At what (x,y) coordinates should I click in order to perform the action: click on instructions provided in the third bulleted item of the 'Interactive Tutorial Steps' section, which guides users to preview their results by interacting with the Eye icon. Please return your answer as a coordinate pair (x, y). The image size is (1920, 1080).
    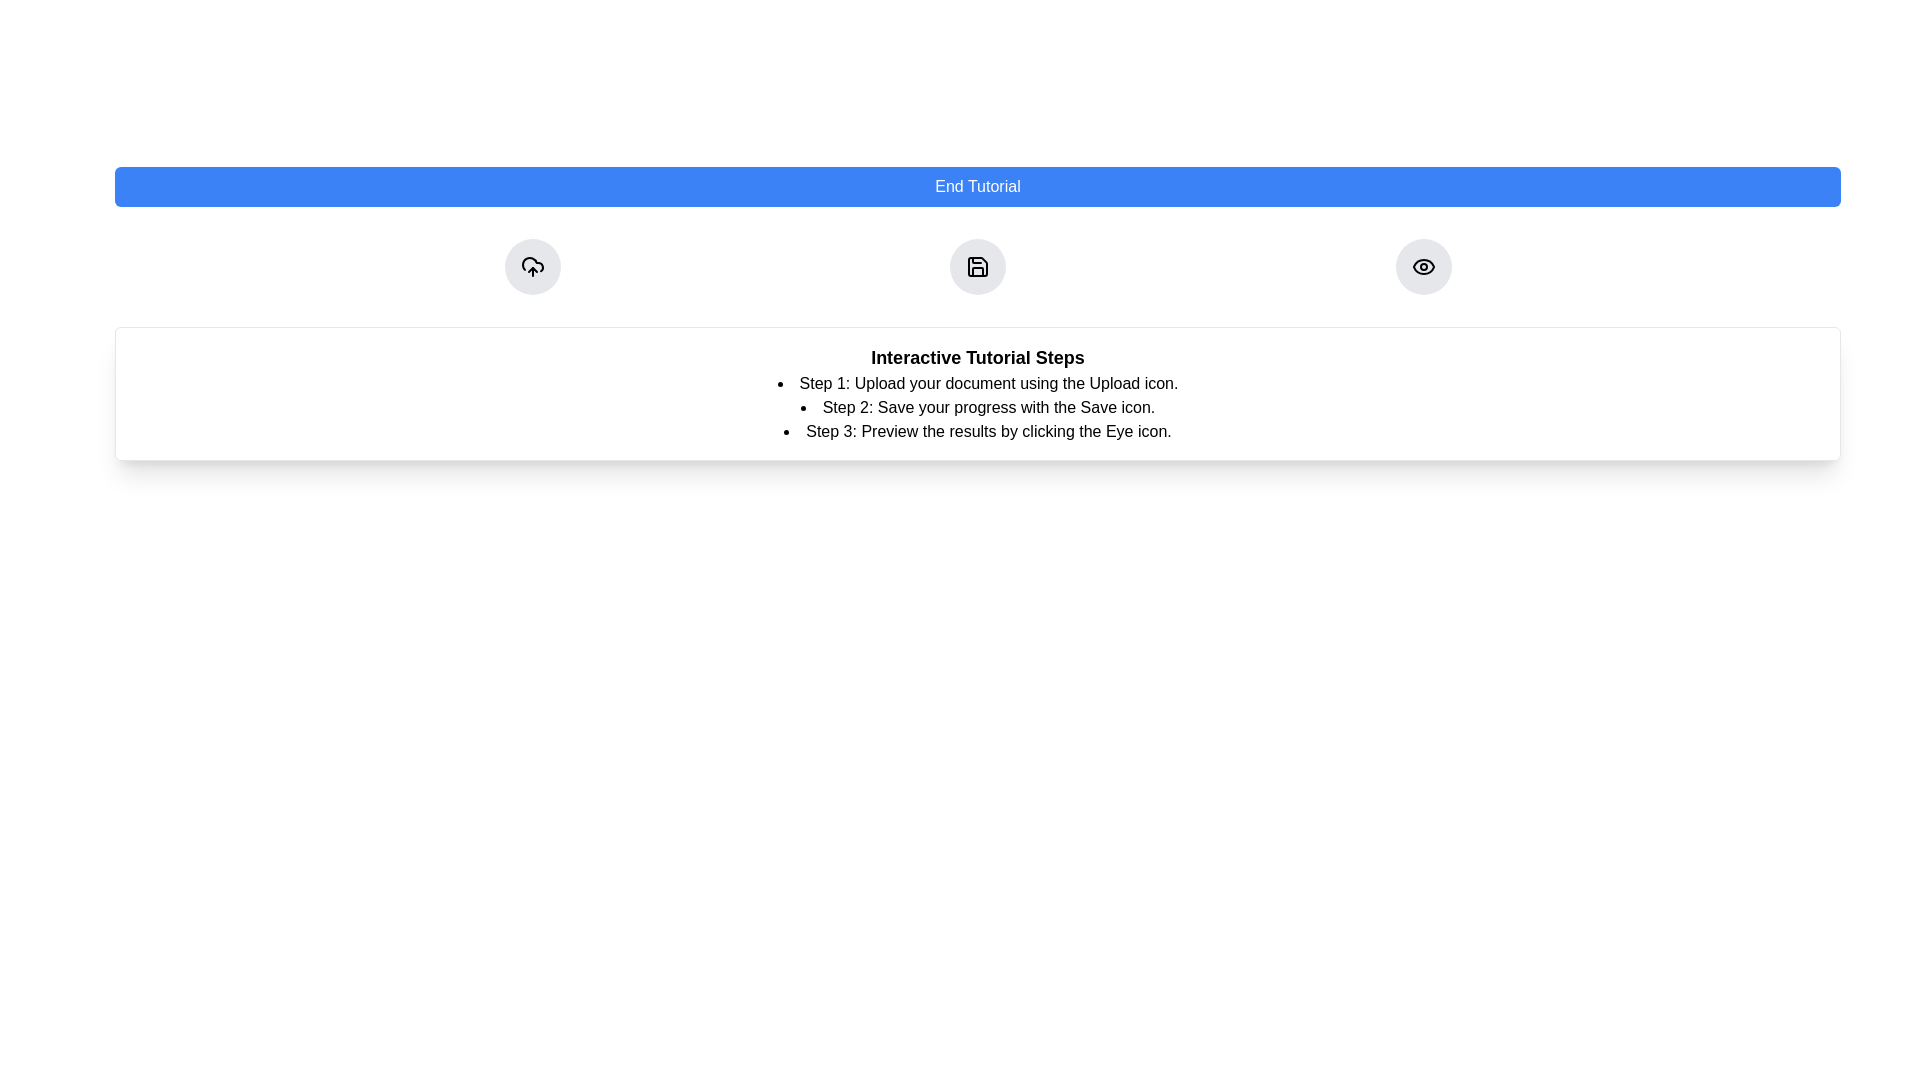
    Looking at the image, I should click on (978, 431).